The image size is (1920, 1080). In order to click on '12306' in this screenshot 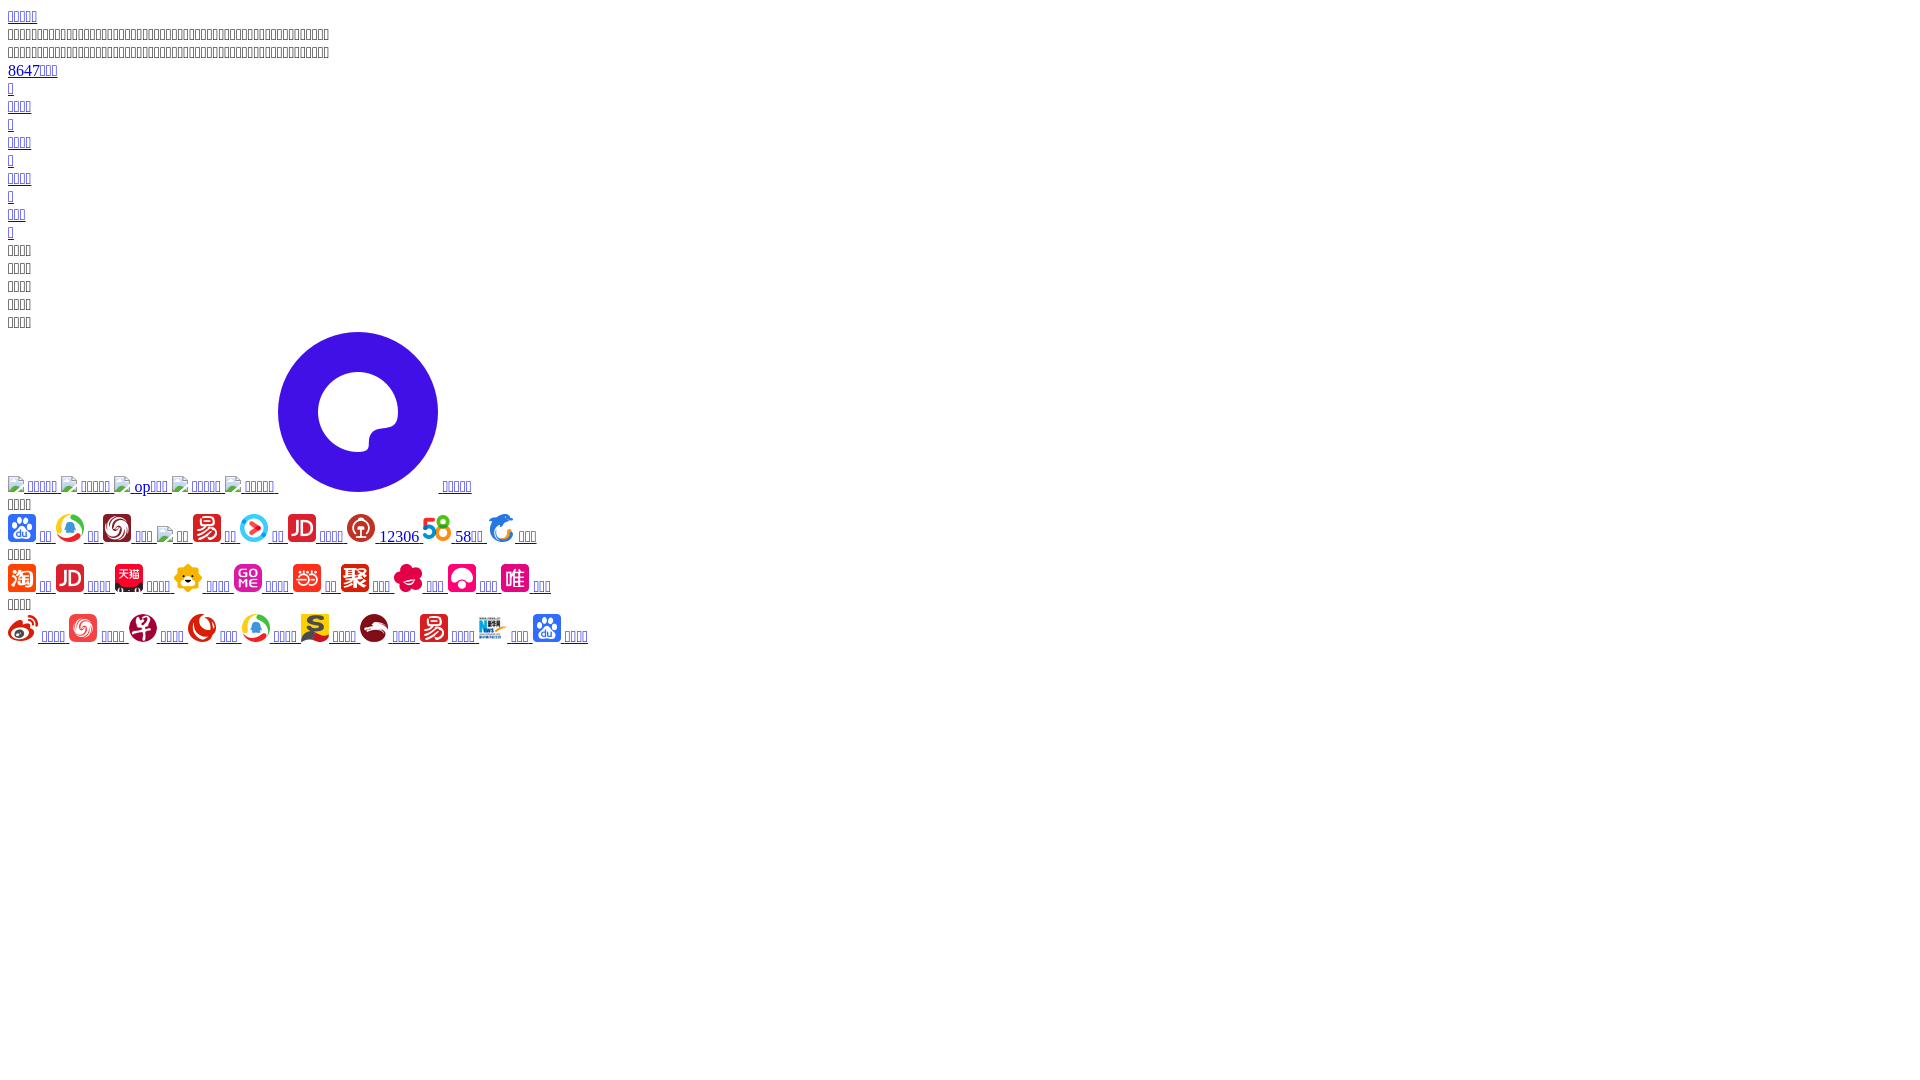, I will do `click(384, 535)`.